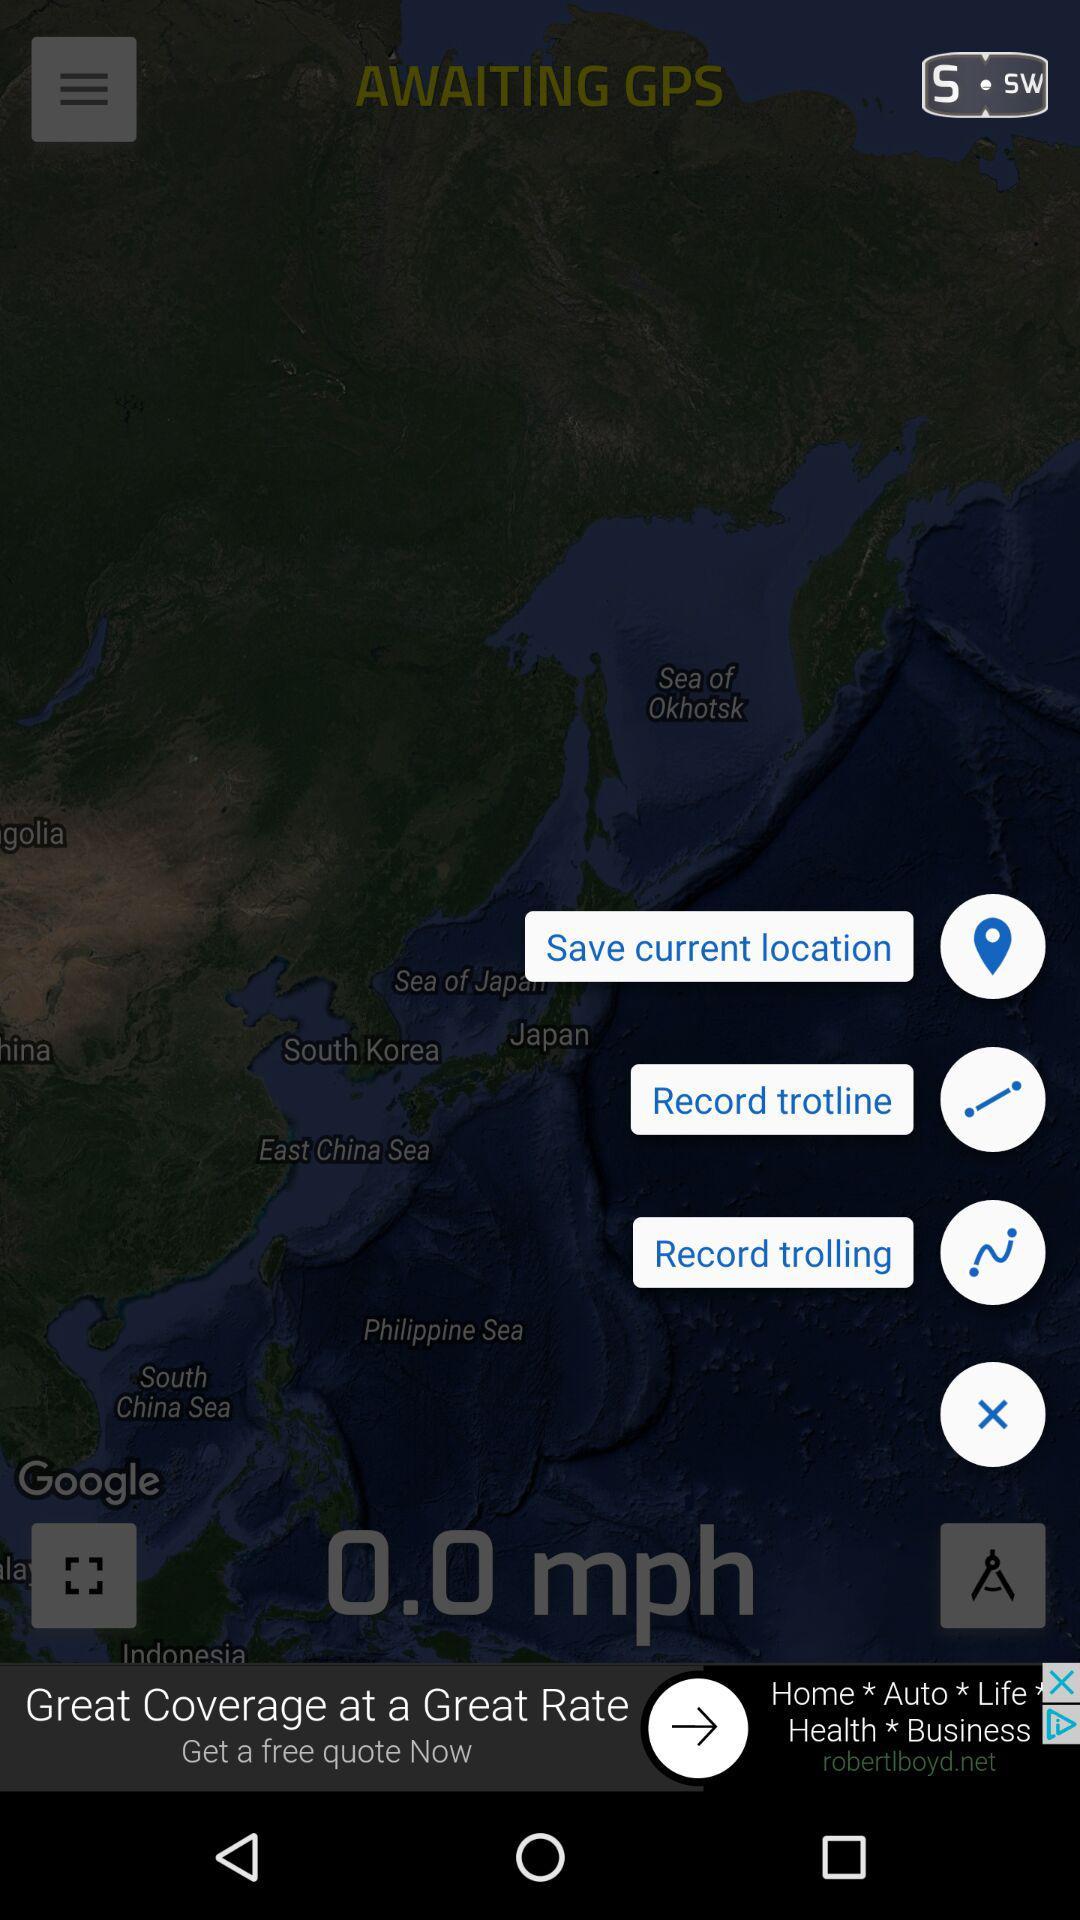 This screenshot has width=1080, height=1920. I want to click on the fullscreen icon, so click(84, 1581).